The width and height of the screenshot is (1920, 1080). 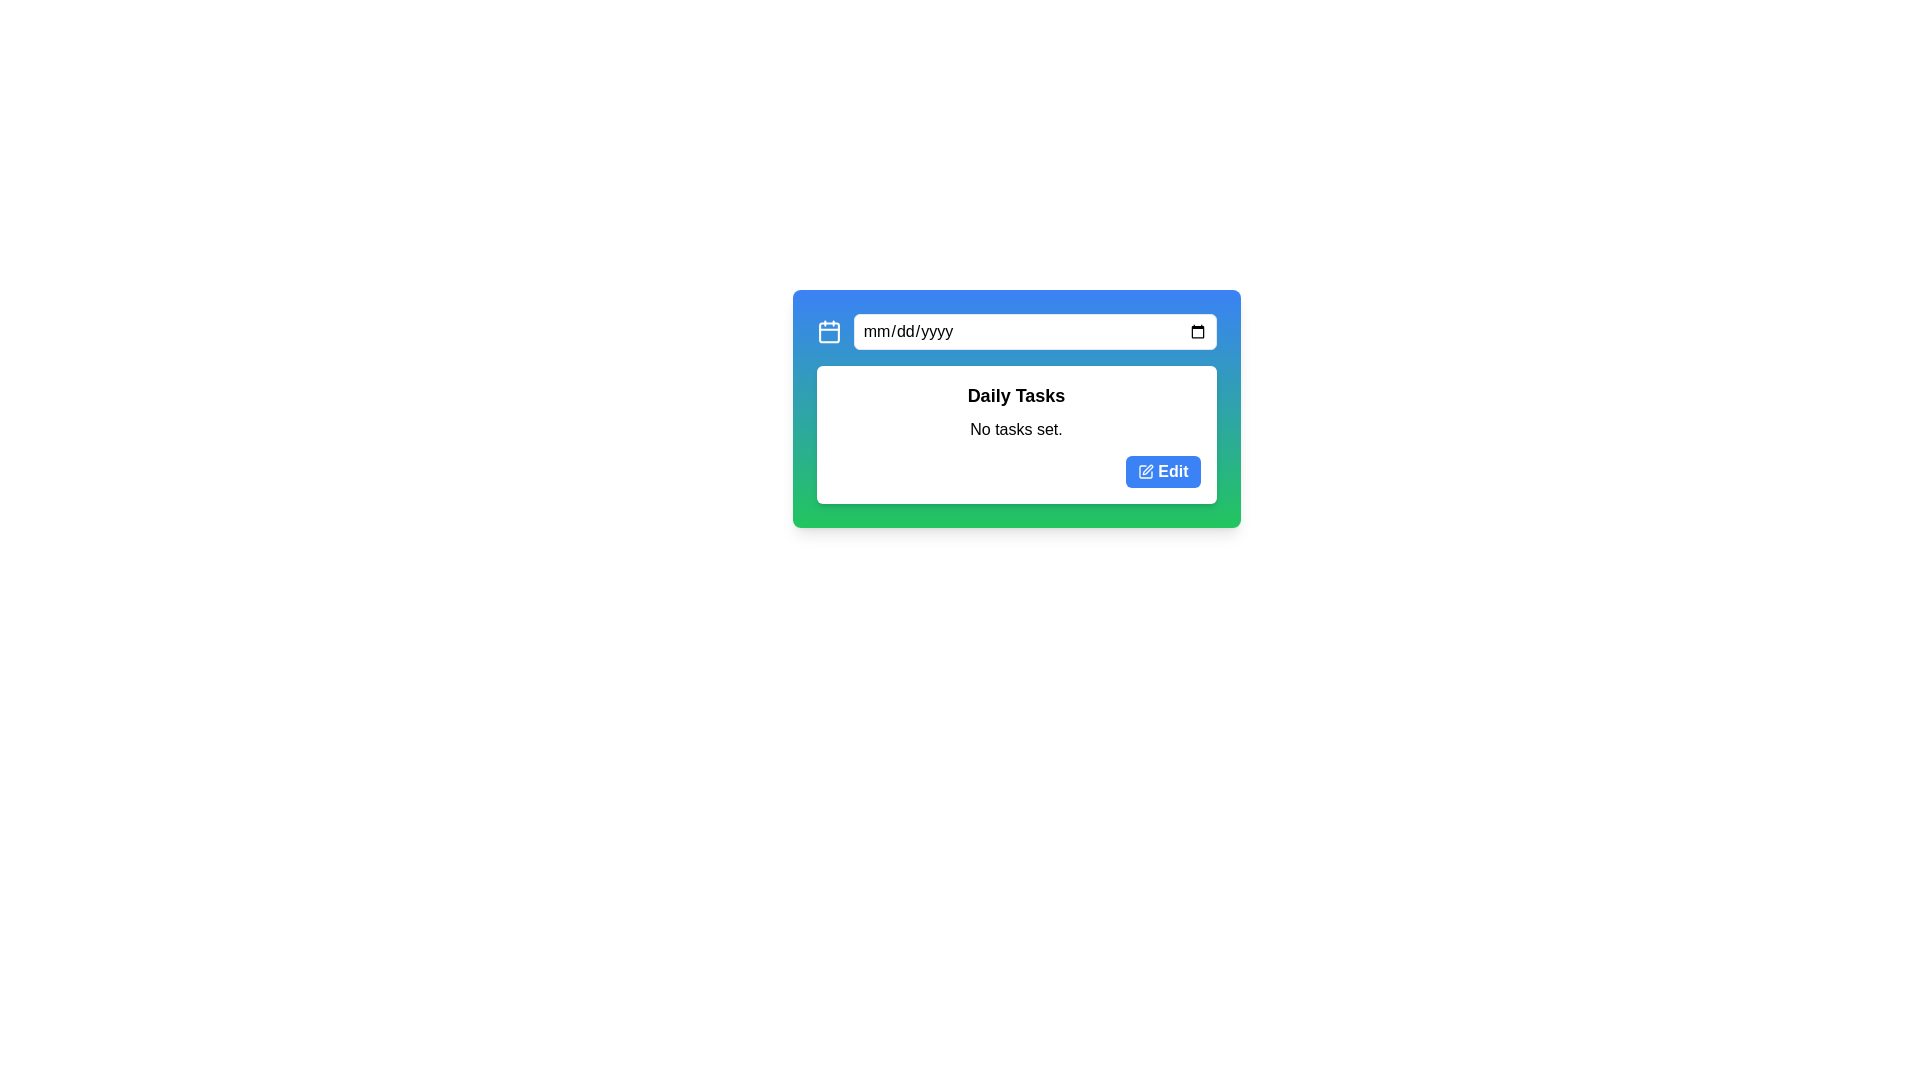 I want to click on the static text indicating that no tasks have been set, which is located directly below the heading 'Daily Tasks', so click(x=1016, y=431).